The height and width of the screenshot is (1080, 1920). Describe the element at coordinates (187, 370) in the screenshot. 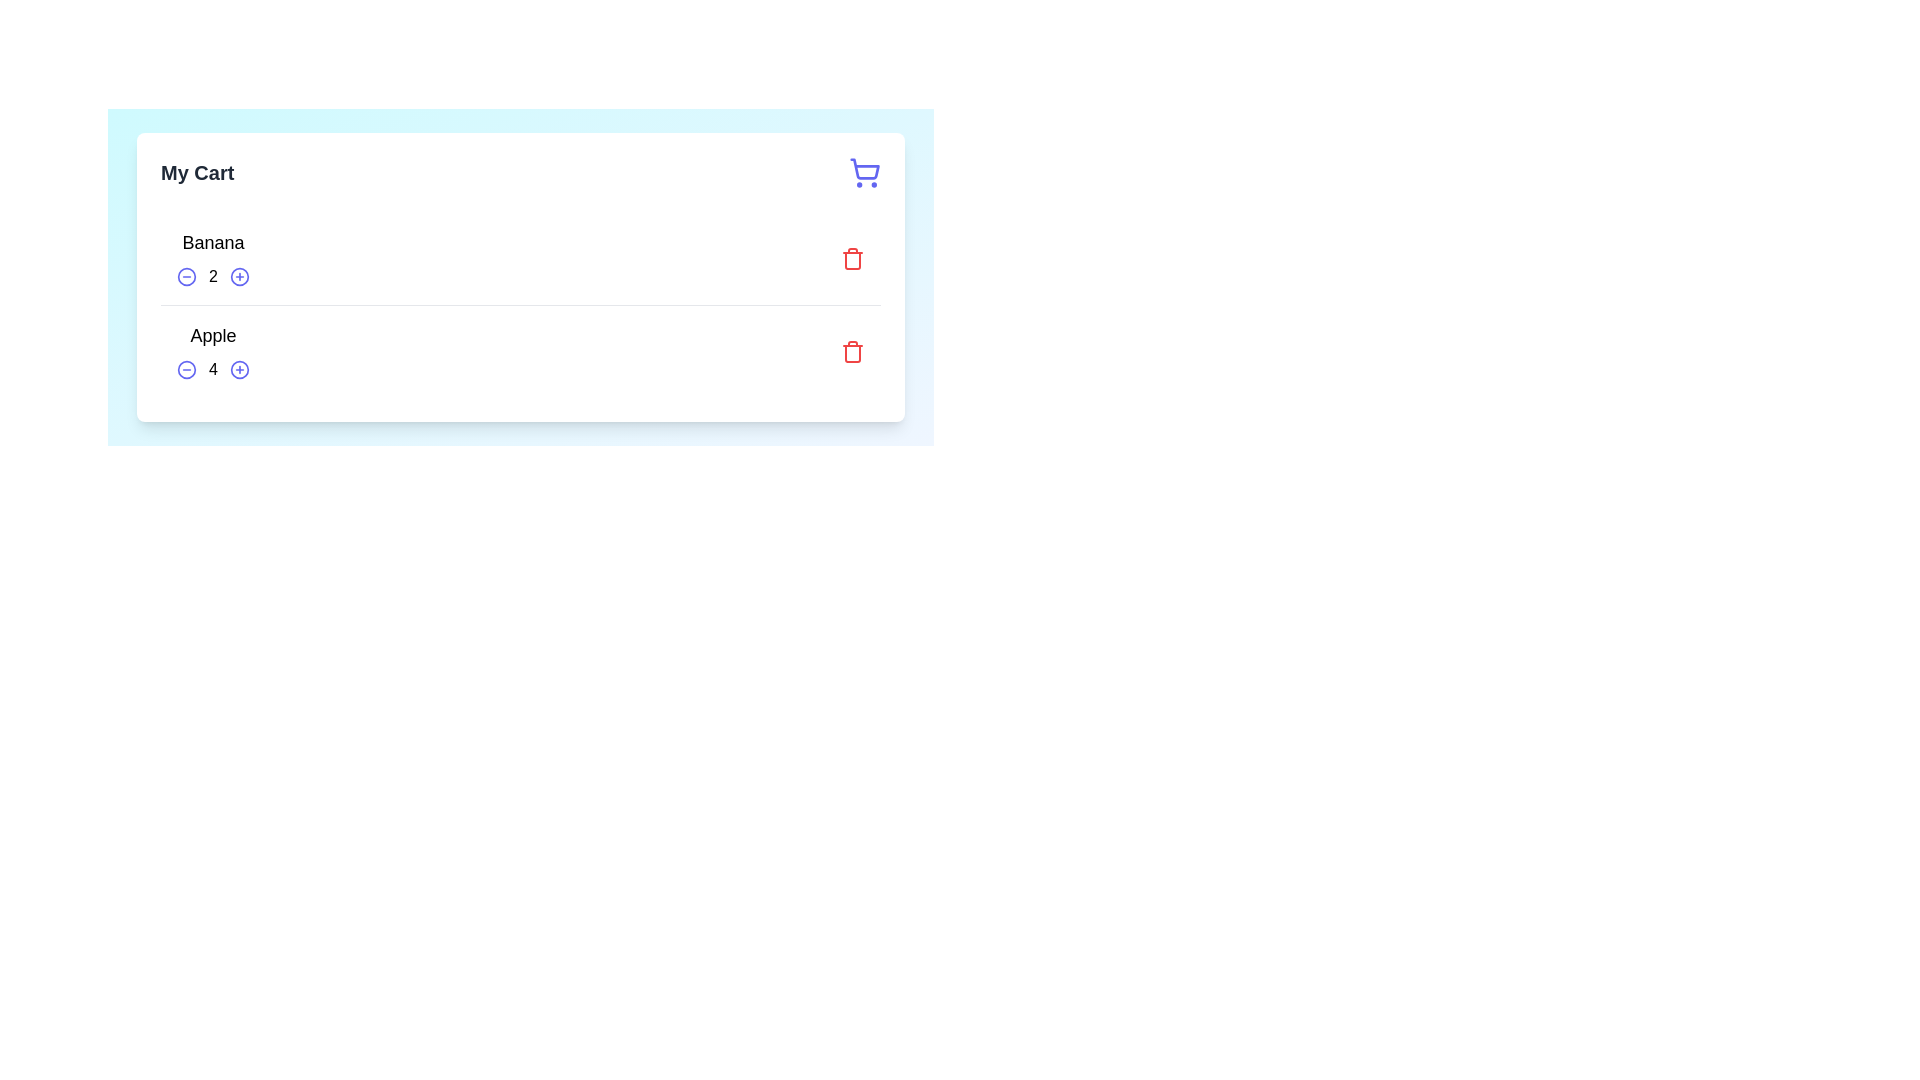

I see `the interactive circular minus icon located in the 'My Cart' section, which is indigo colored and positioned next to the number '4' for quantity adjustment` at that location.